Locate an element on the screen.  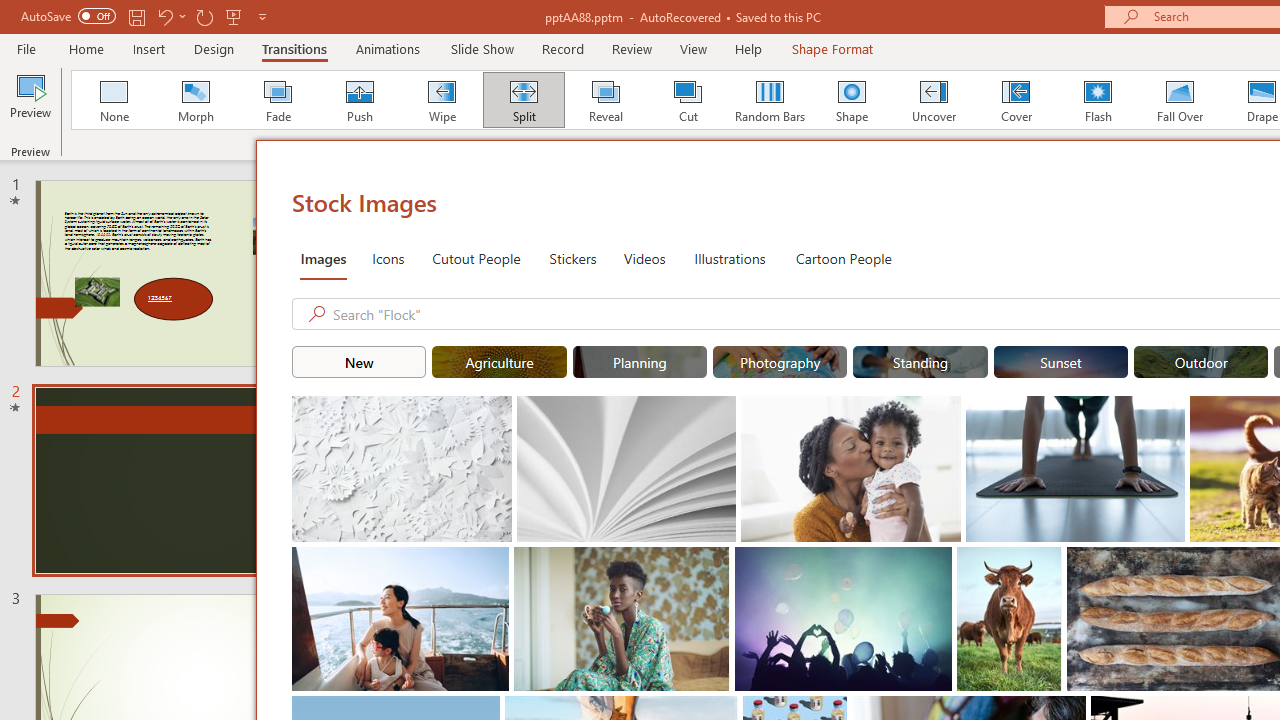
'Preview' is located at coordinates (30, 103).